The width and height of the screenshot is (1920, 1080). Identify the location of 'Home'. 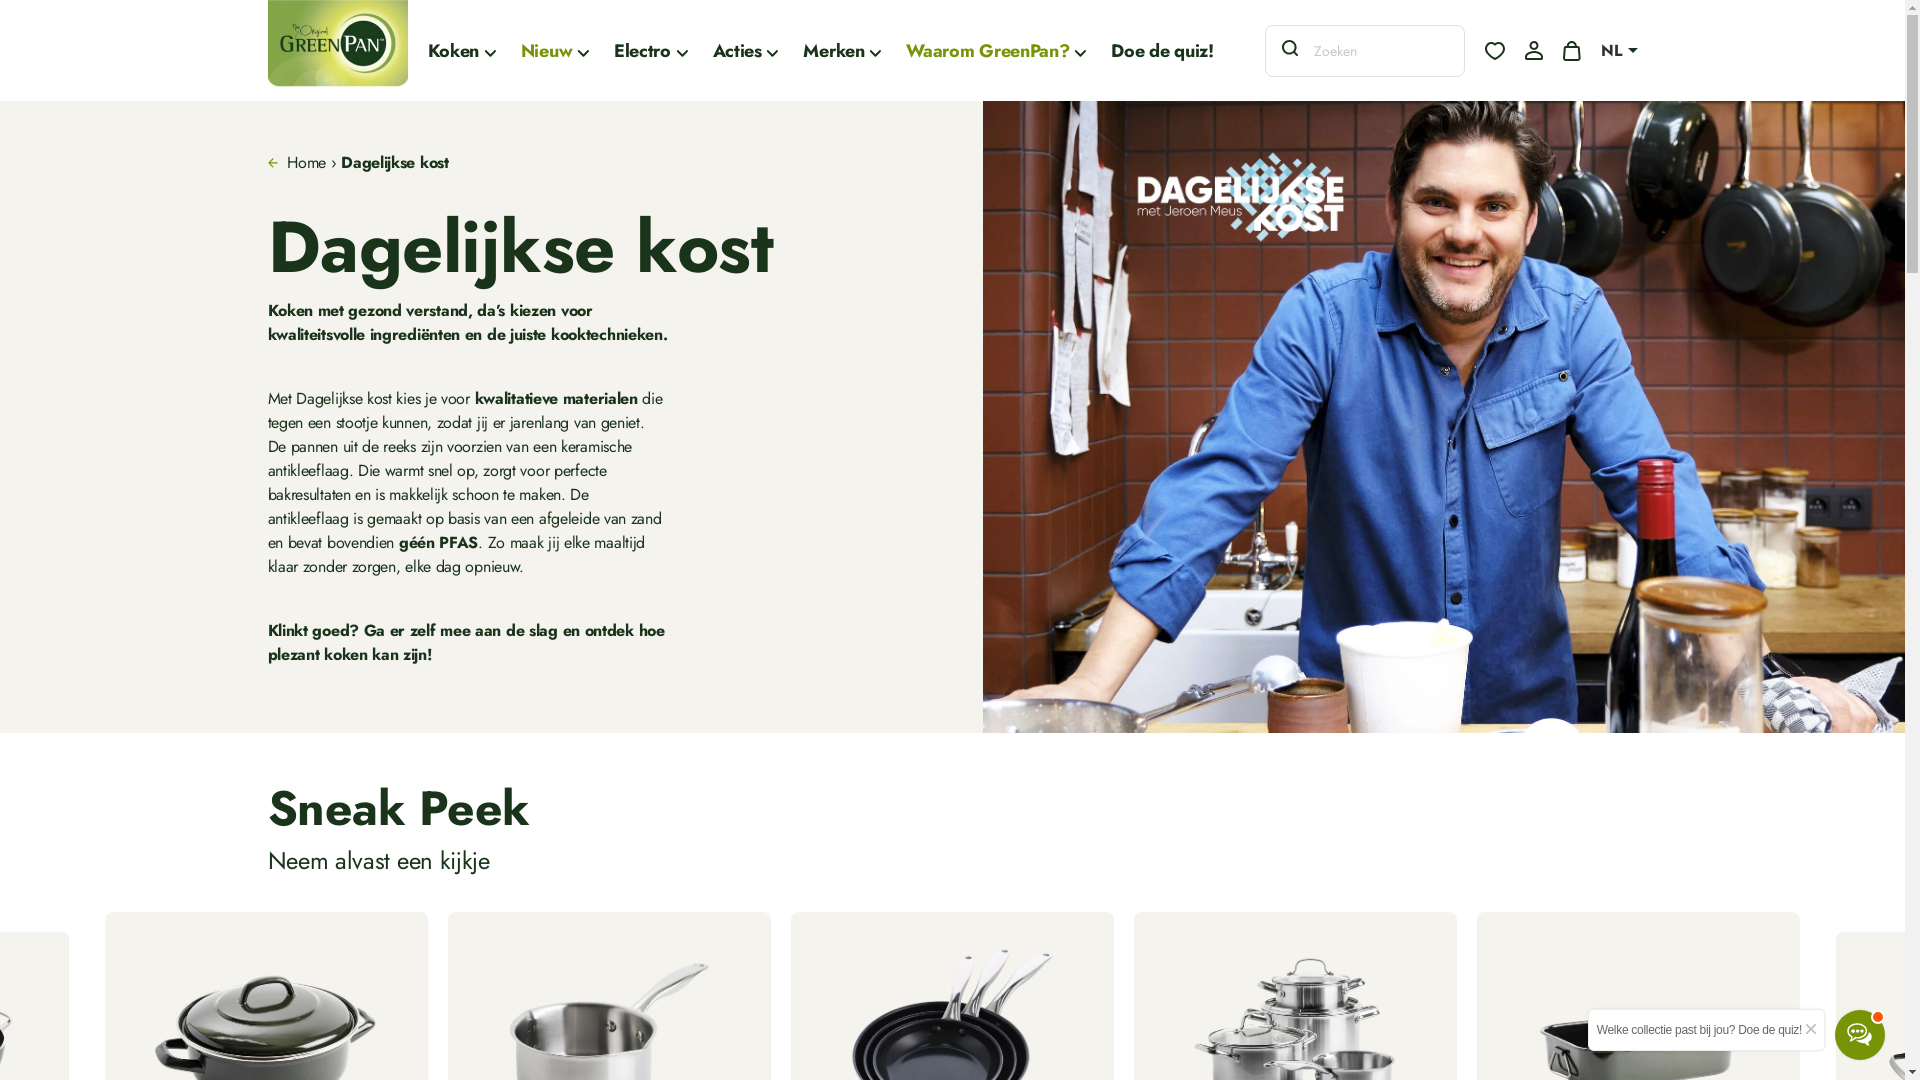
(286, 161).